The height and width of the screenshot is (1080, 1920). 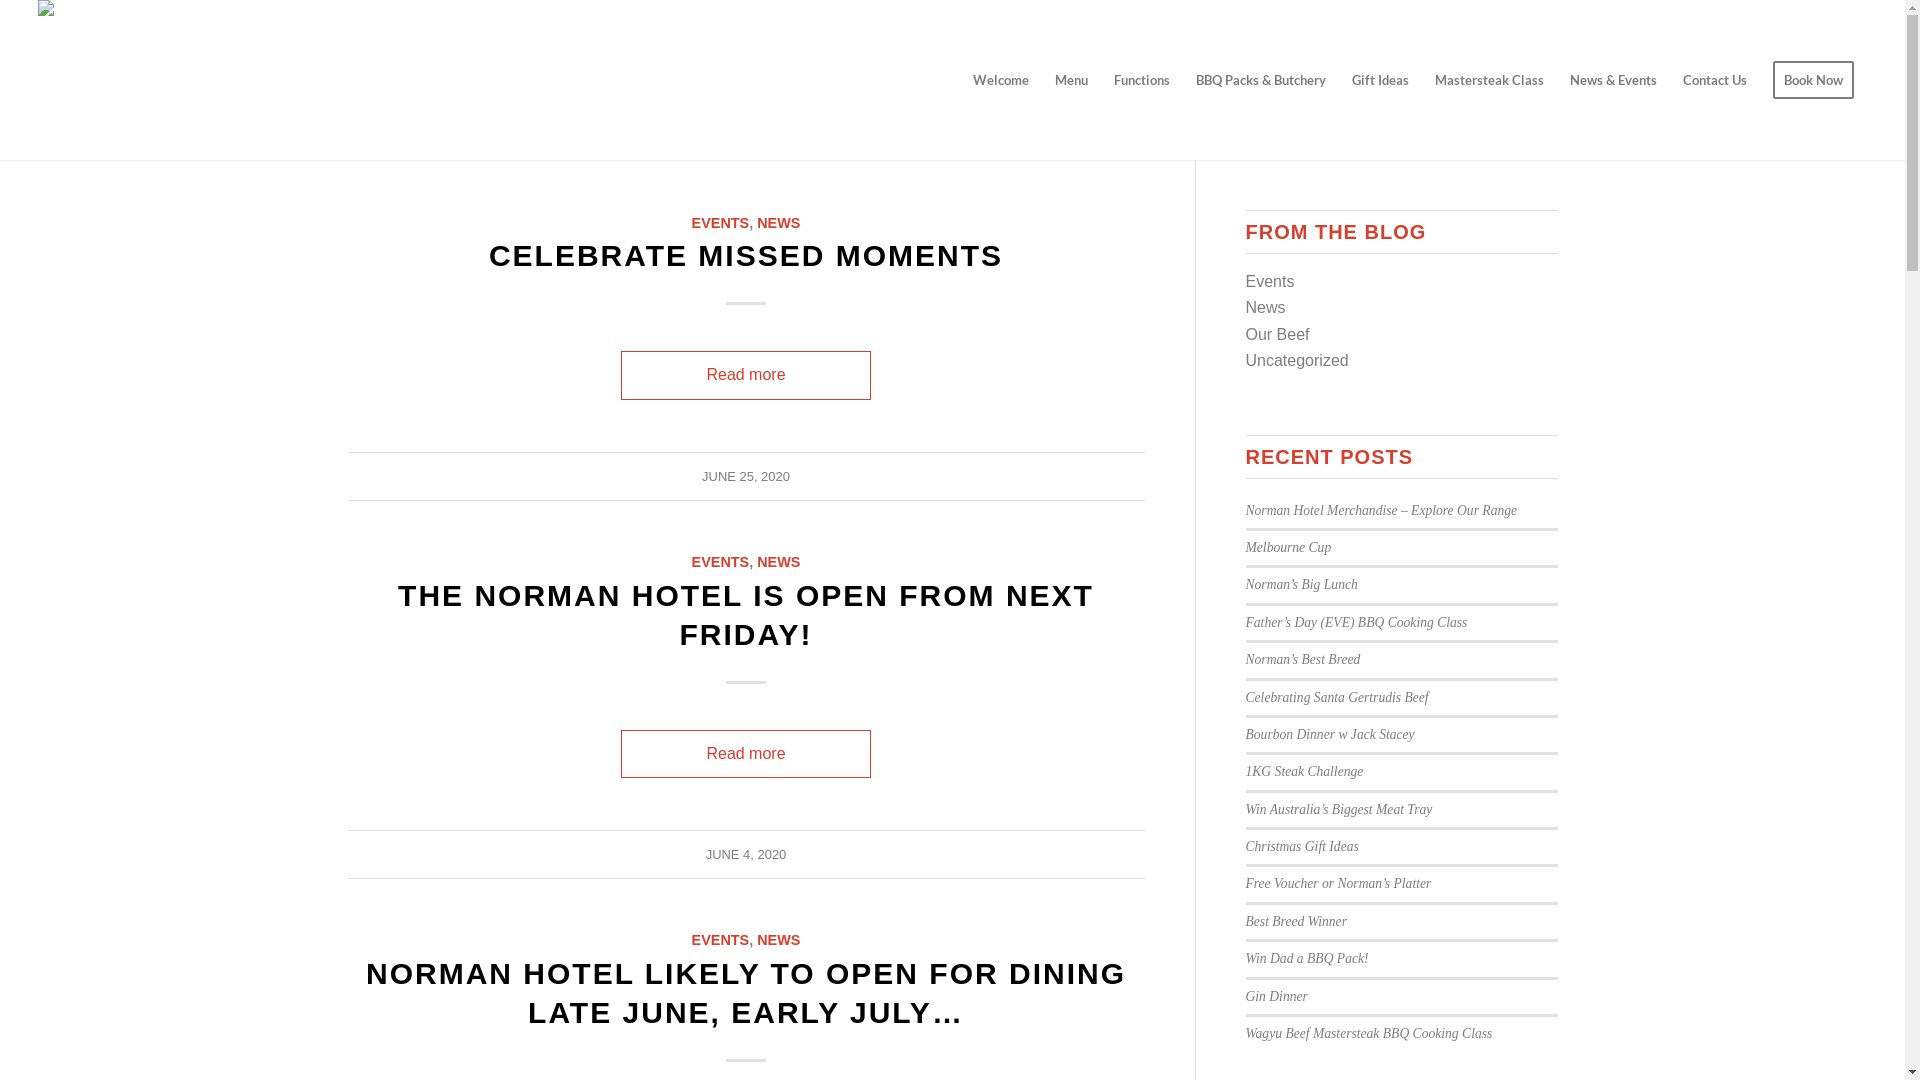 I want to click on 'CELEBRATE MISSED MOMENTS', so click(x=744, y=254).